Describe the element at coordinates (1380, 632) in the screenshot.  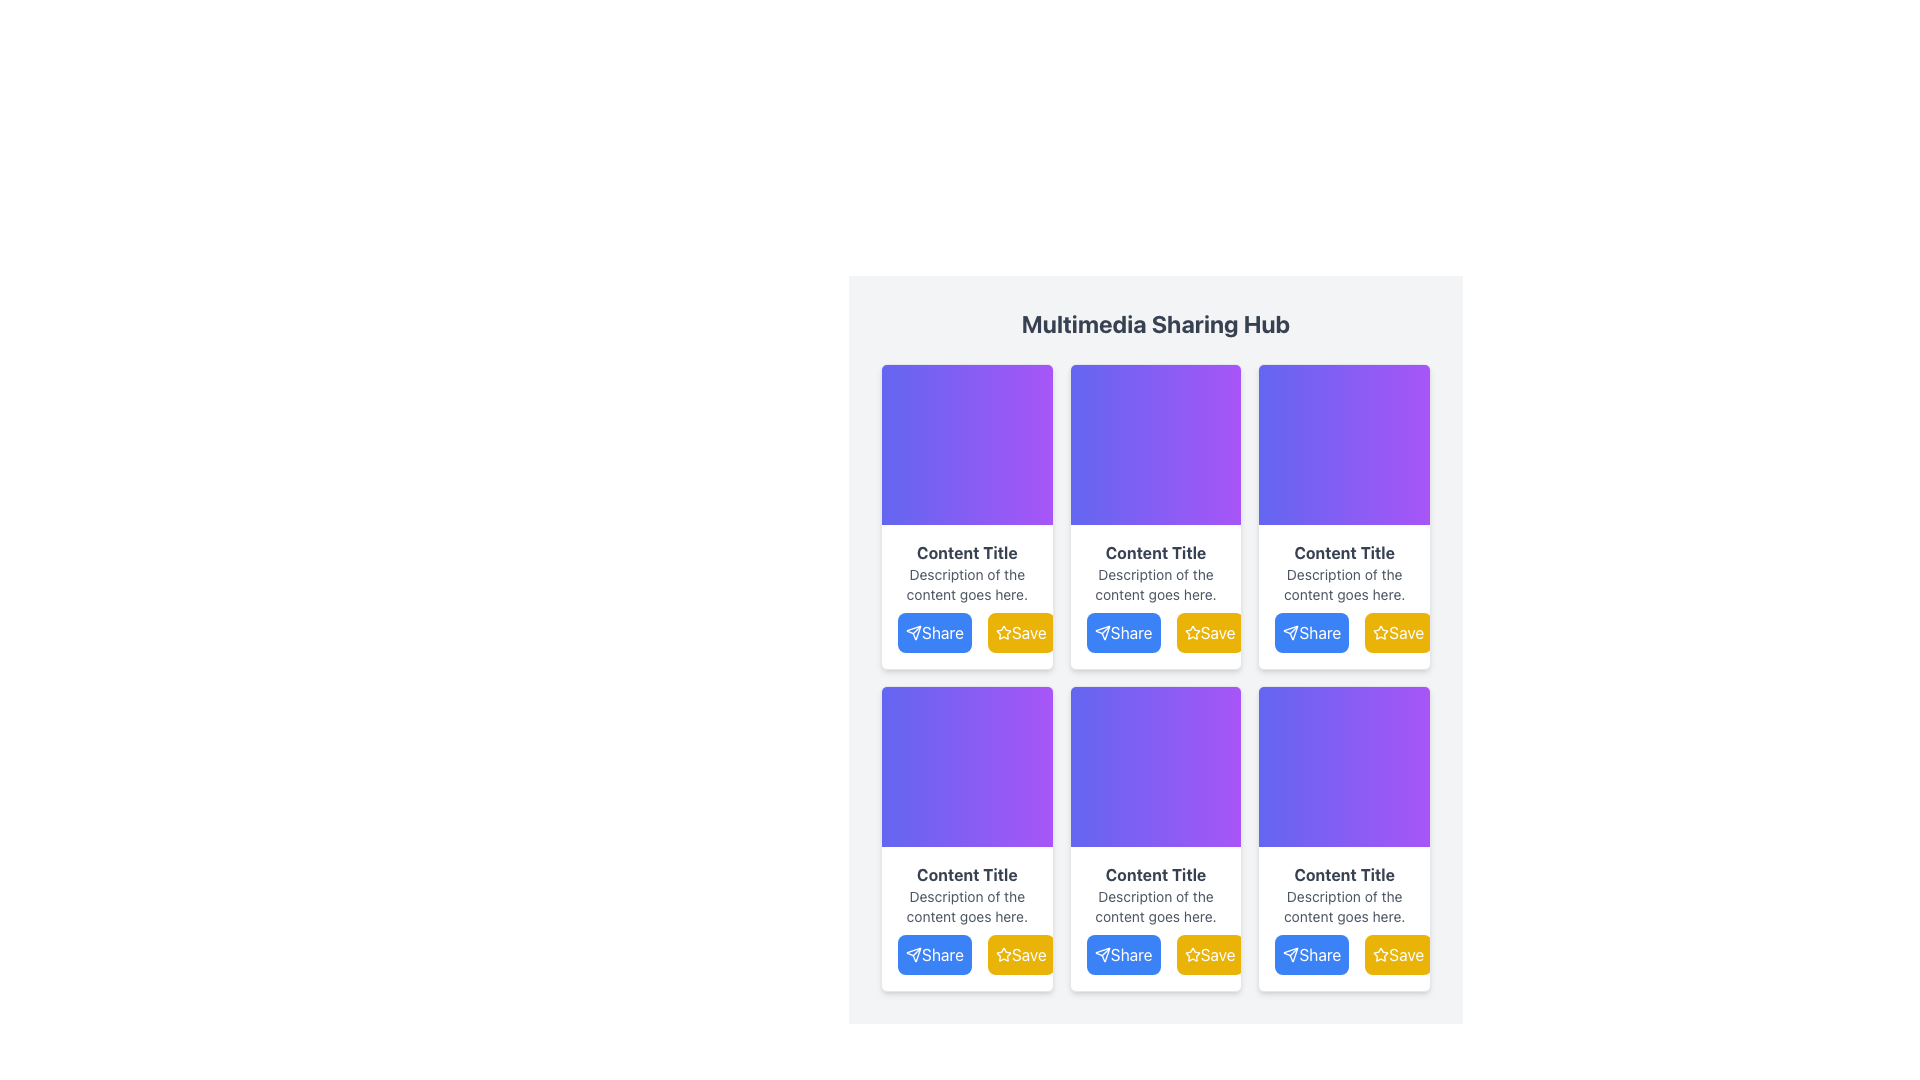
I see `the yellow star-shaped icon within the Save button` at that location.